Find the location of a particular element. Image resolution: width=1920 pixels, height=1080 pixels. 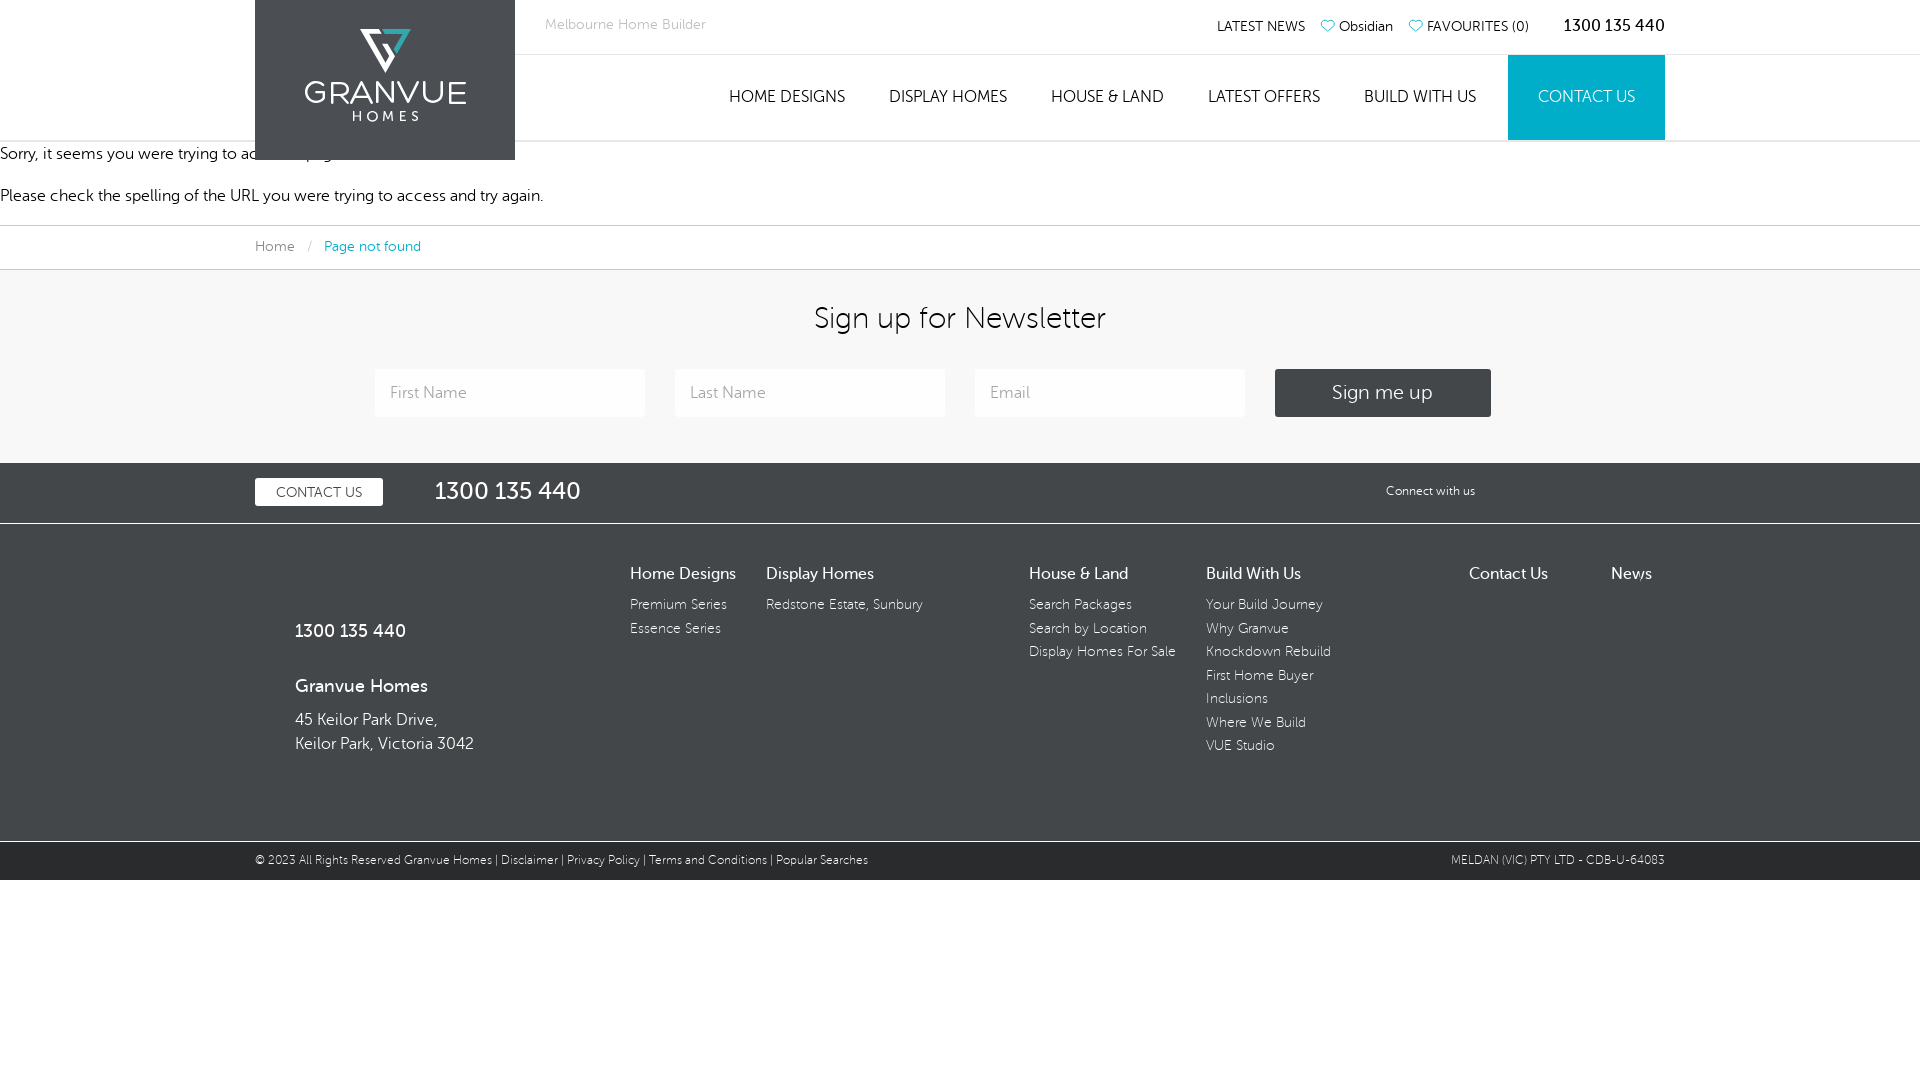

'Your Build Journey' is located at coordinates (1204, 603).